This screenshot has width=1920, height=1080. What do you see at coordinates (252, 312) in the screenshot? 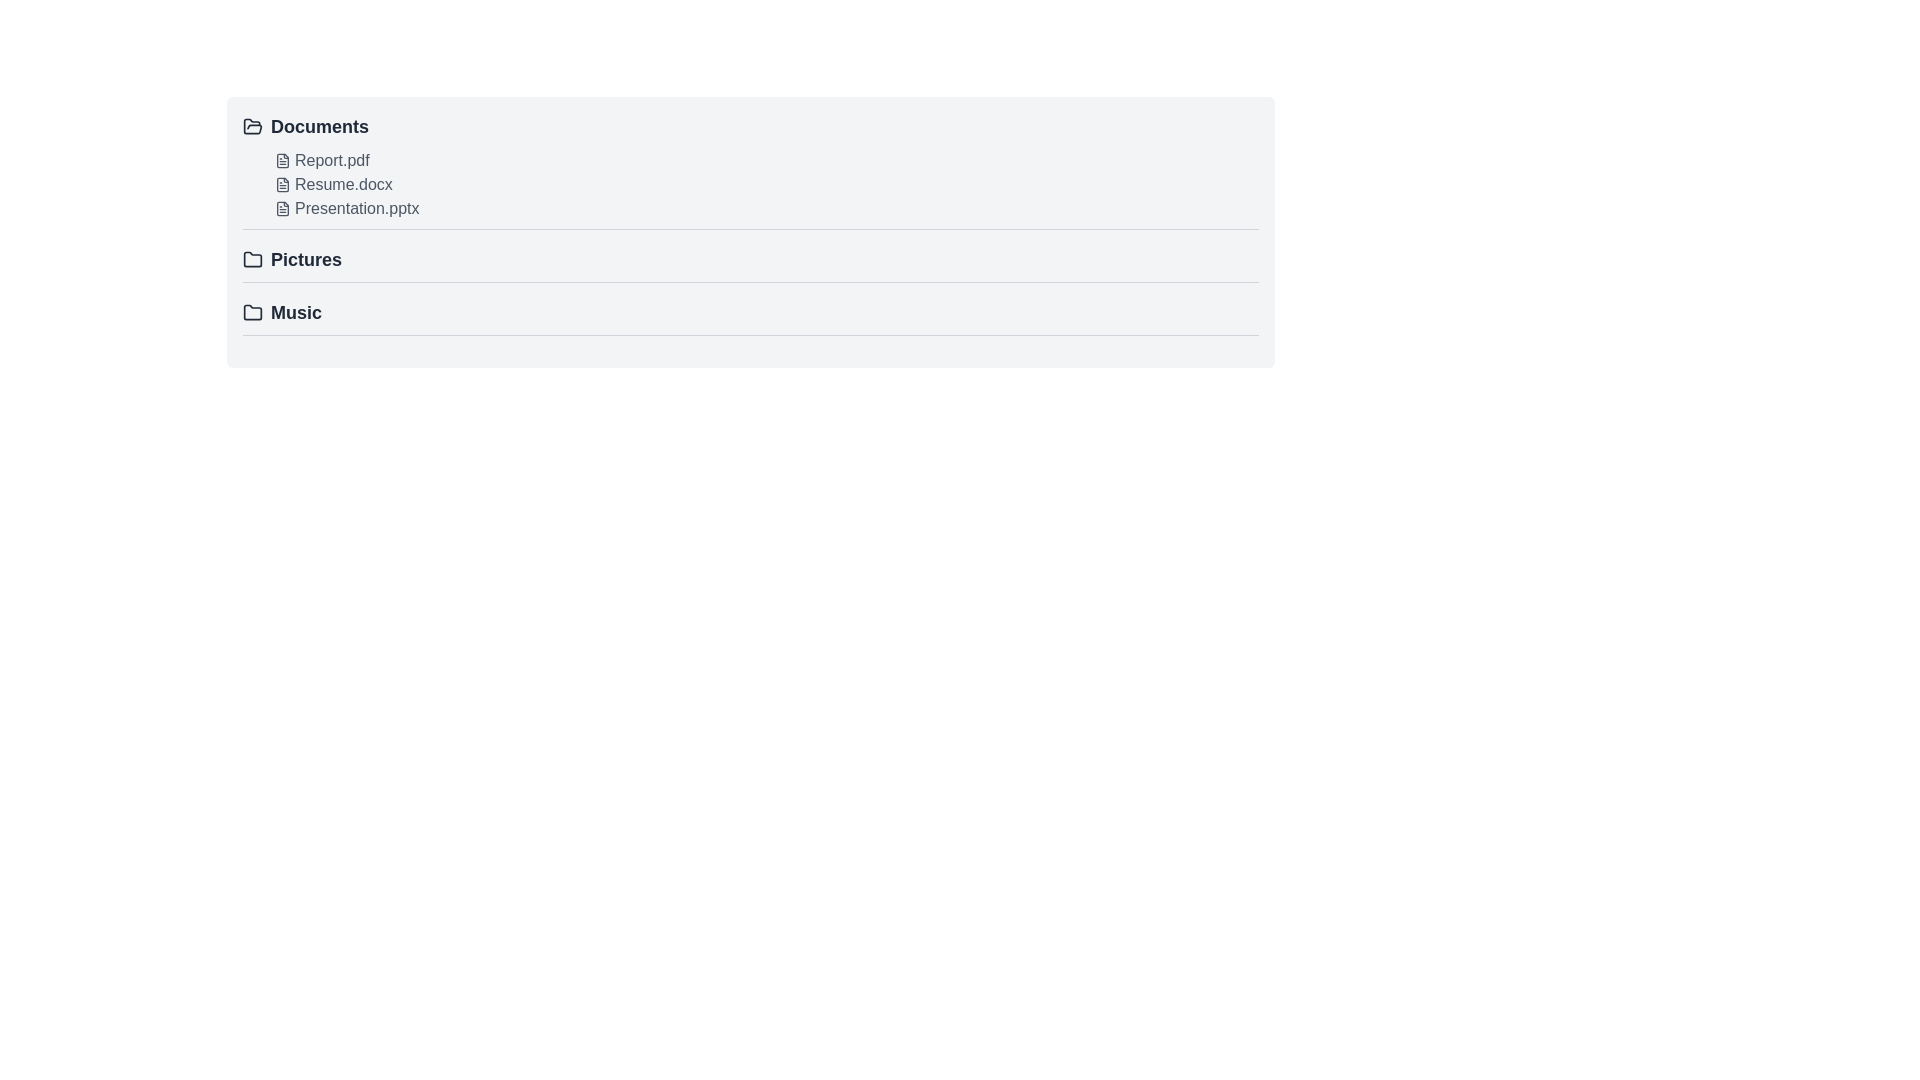
I see `the folder icon next to the 'Music' label` at bounding box center [252, 312].